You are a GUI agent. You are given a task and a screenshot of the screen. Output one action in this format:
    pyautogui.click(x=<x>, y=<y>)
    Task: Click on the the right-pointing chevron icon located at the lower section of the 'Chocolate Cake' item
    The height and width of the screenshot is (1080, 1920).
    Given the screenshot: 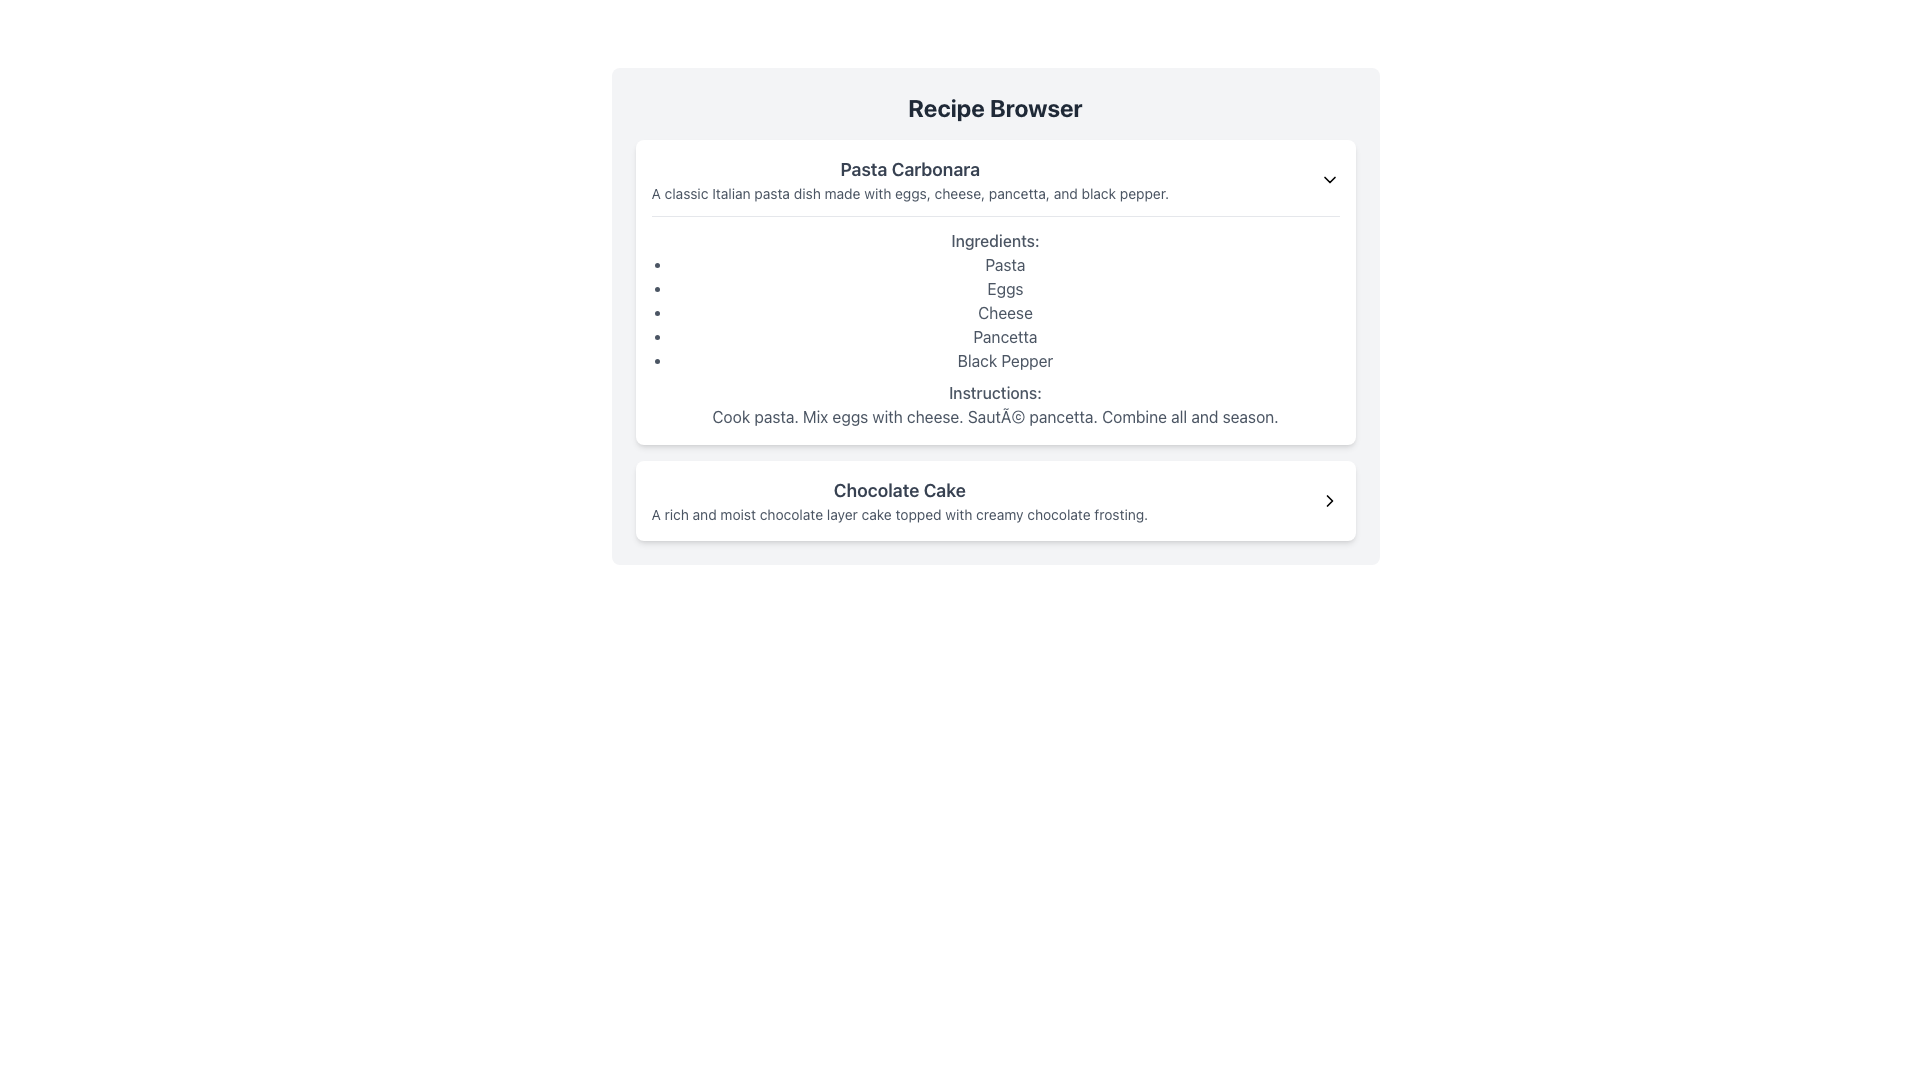 What is the action you would take?
    pyautogui.click(x=1329, y=500)
    